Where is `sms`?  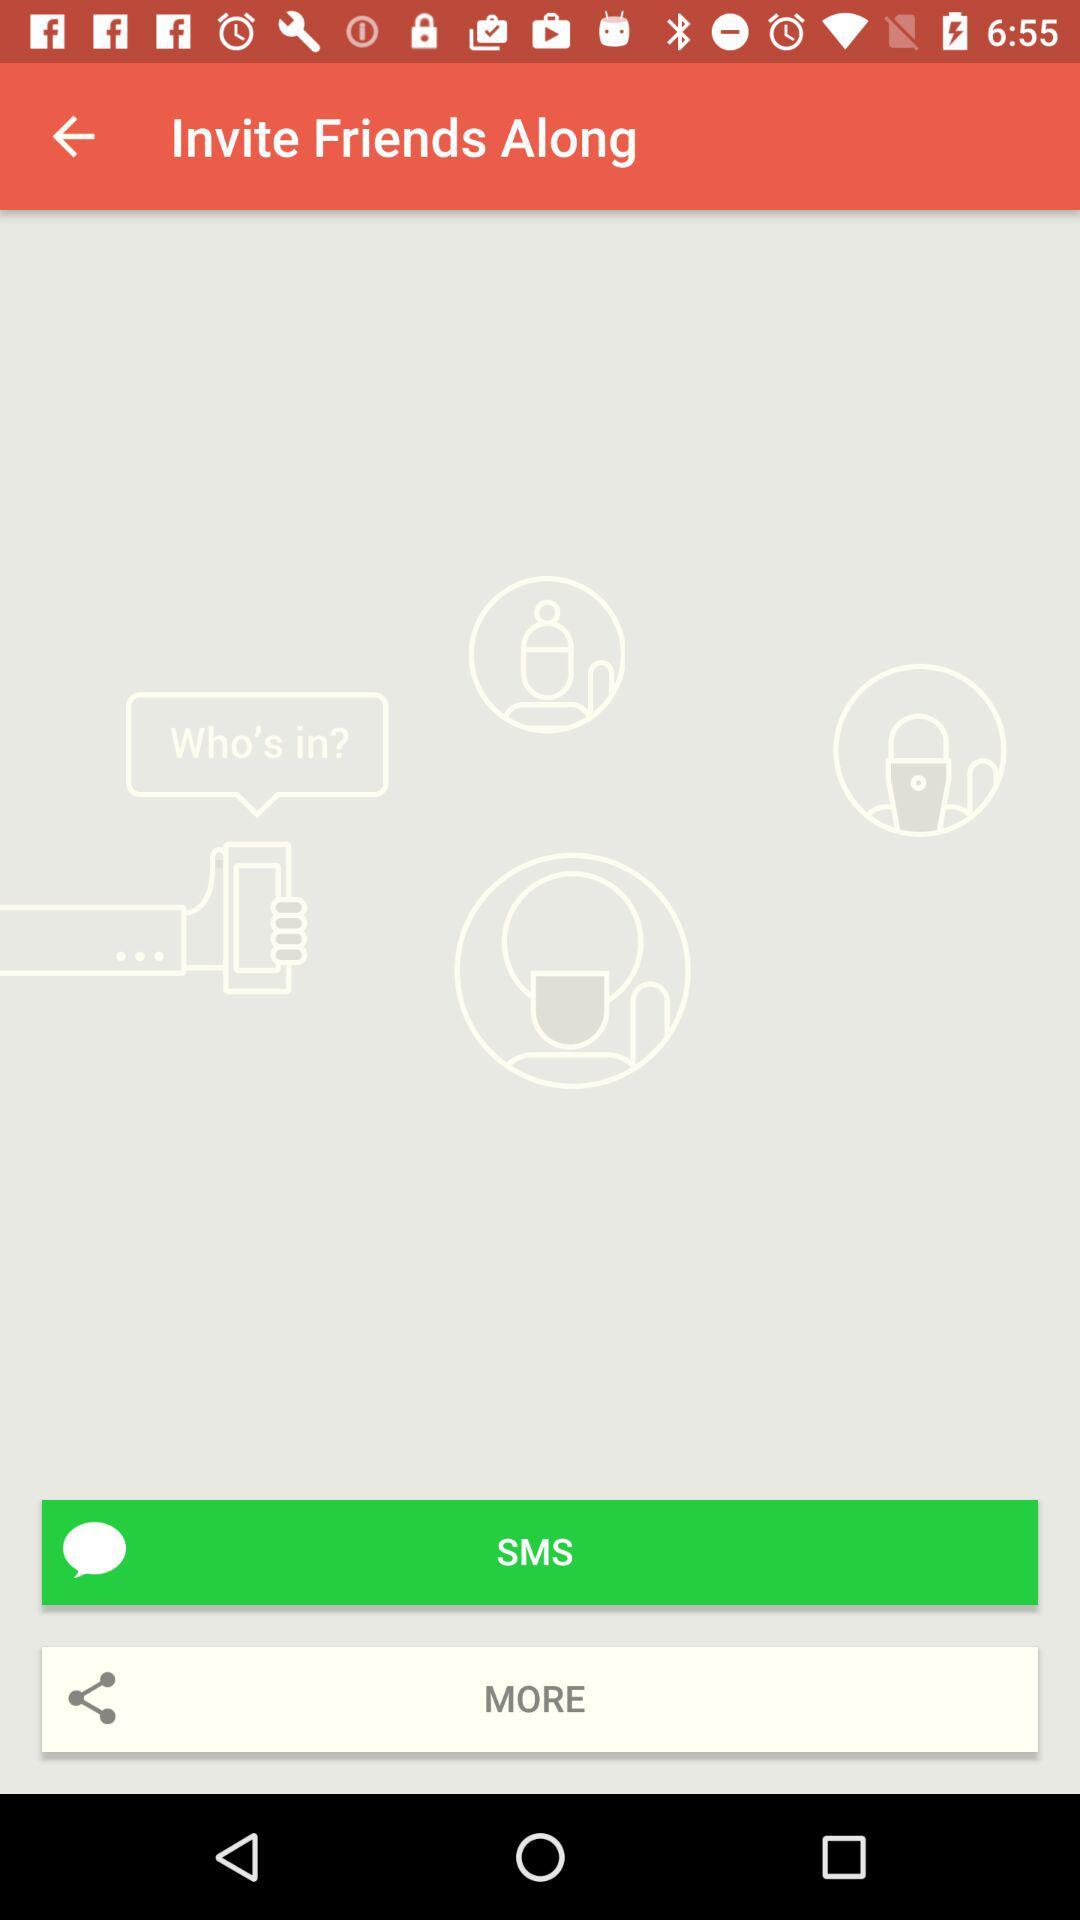
sms is located at coordinates (540, 1551).